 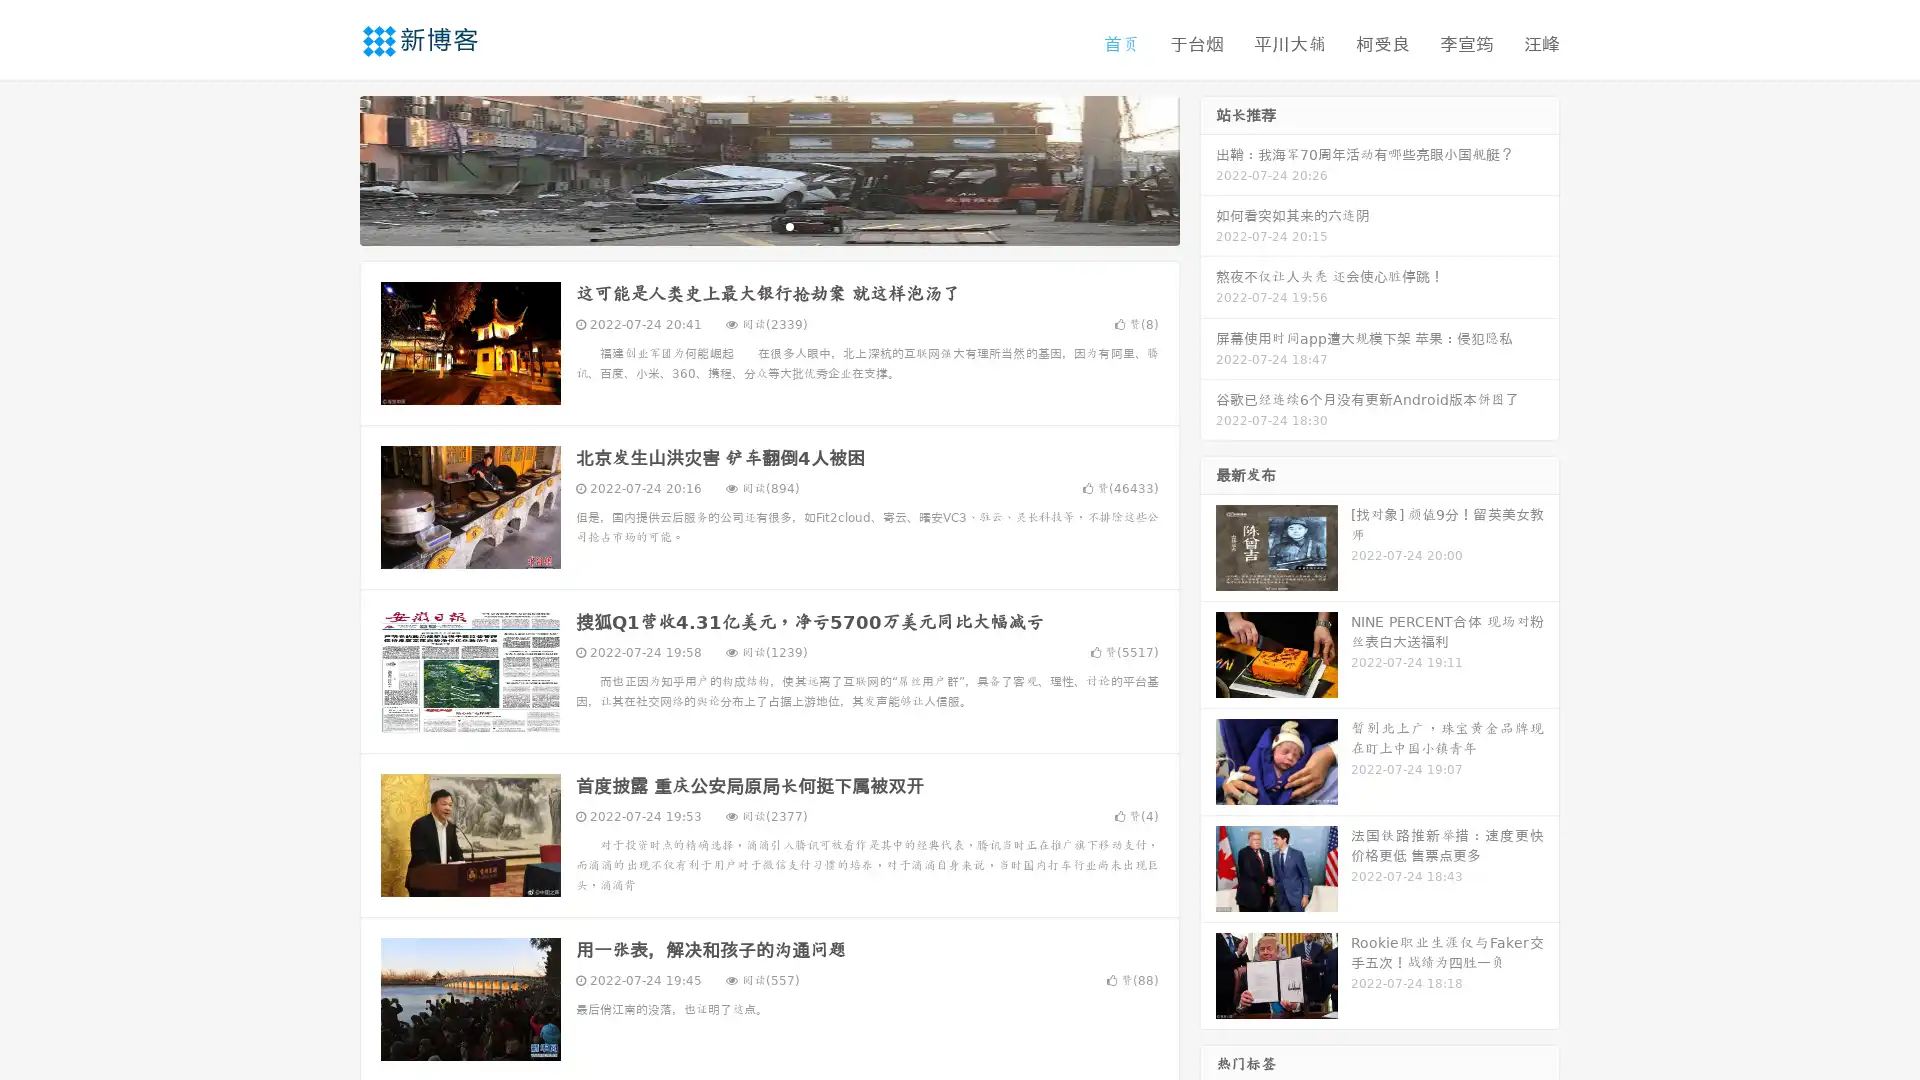 What do you see at coordinates (1208, 168) in the screenshot?
I see `Next slide` at bounding box center [1208, 168].